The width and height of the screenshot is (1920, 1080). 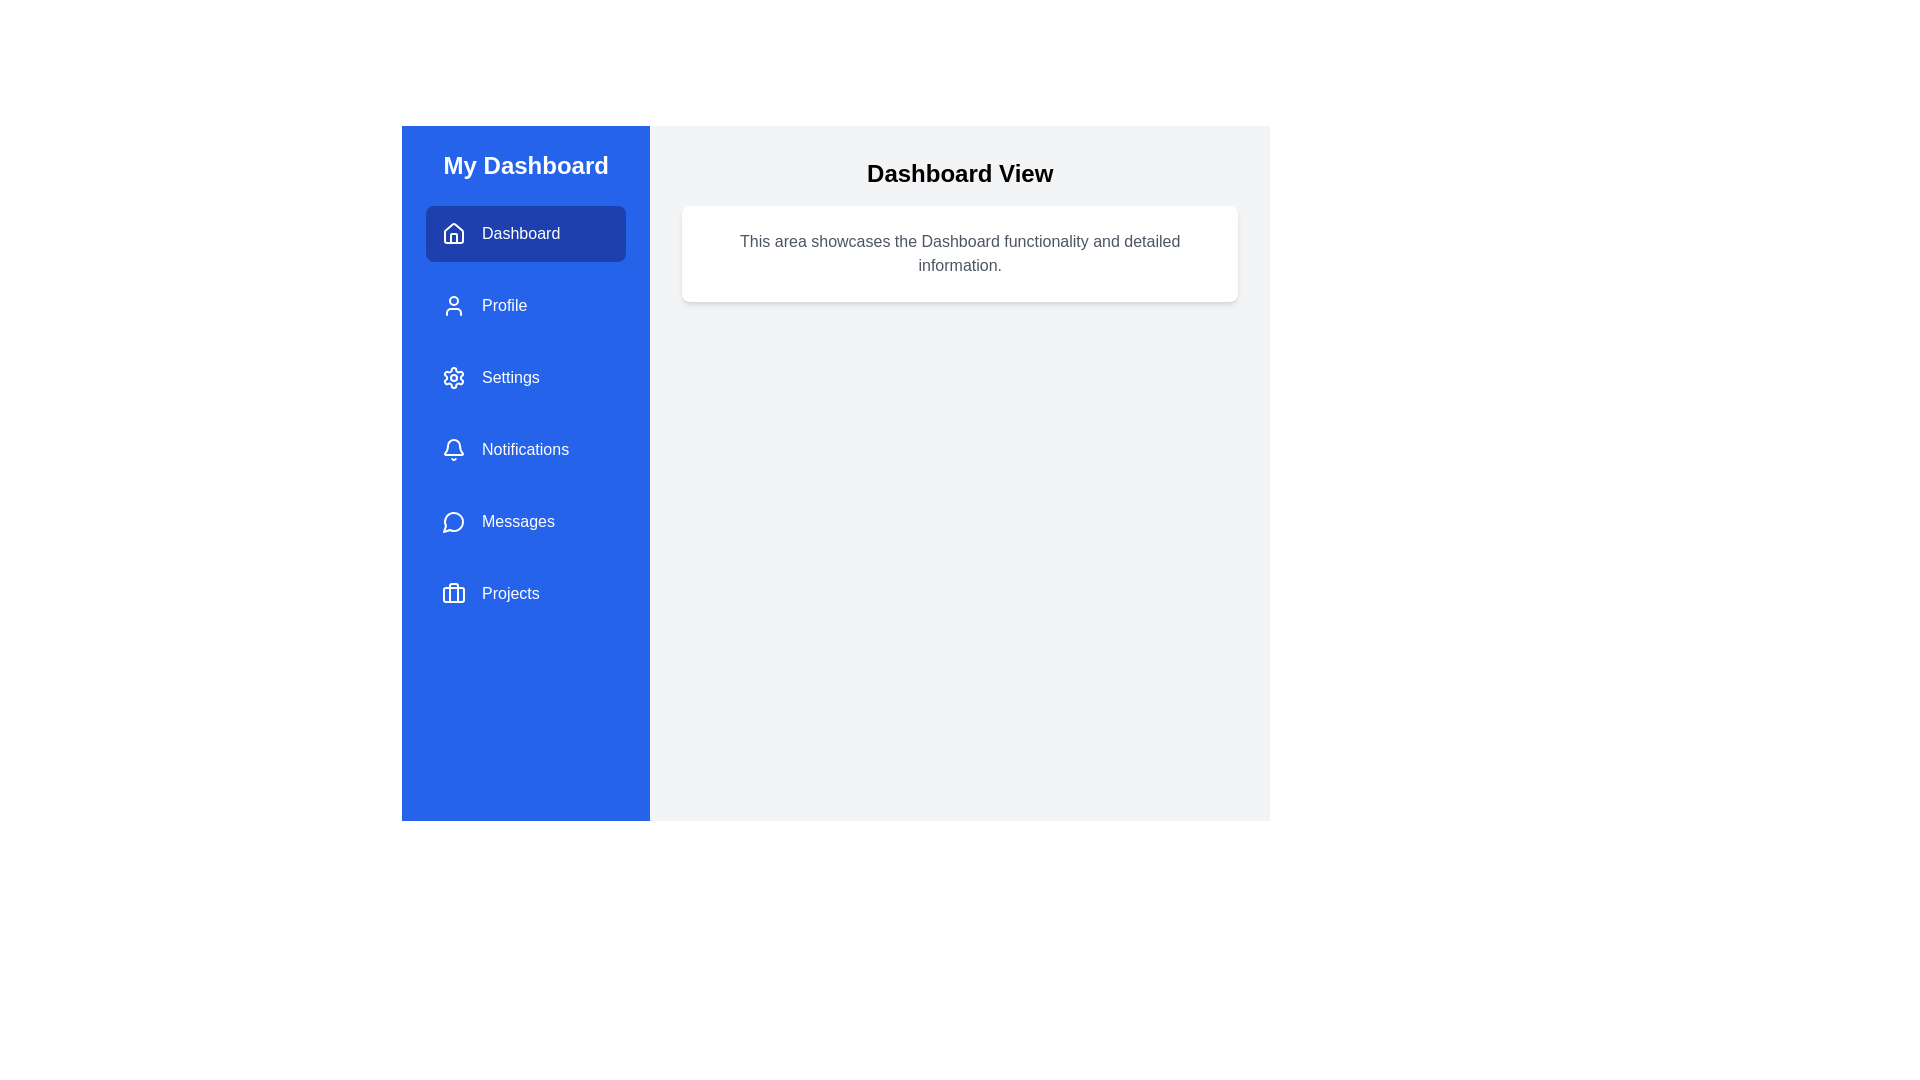 What do you see at coordinates (526, 520) in the screenshot?
I see `the menu item Messages` at bounding box center [526, 520].